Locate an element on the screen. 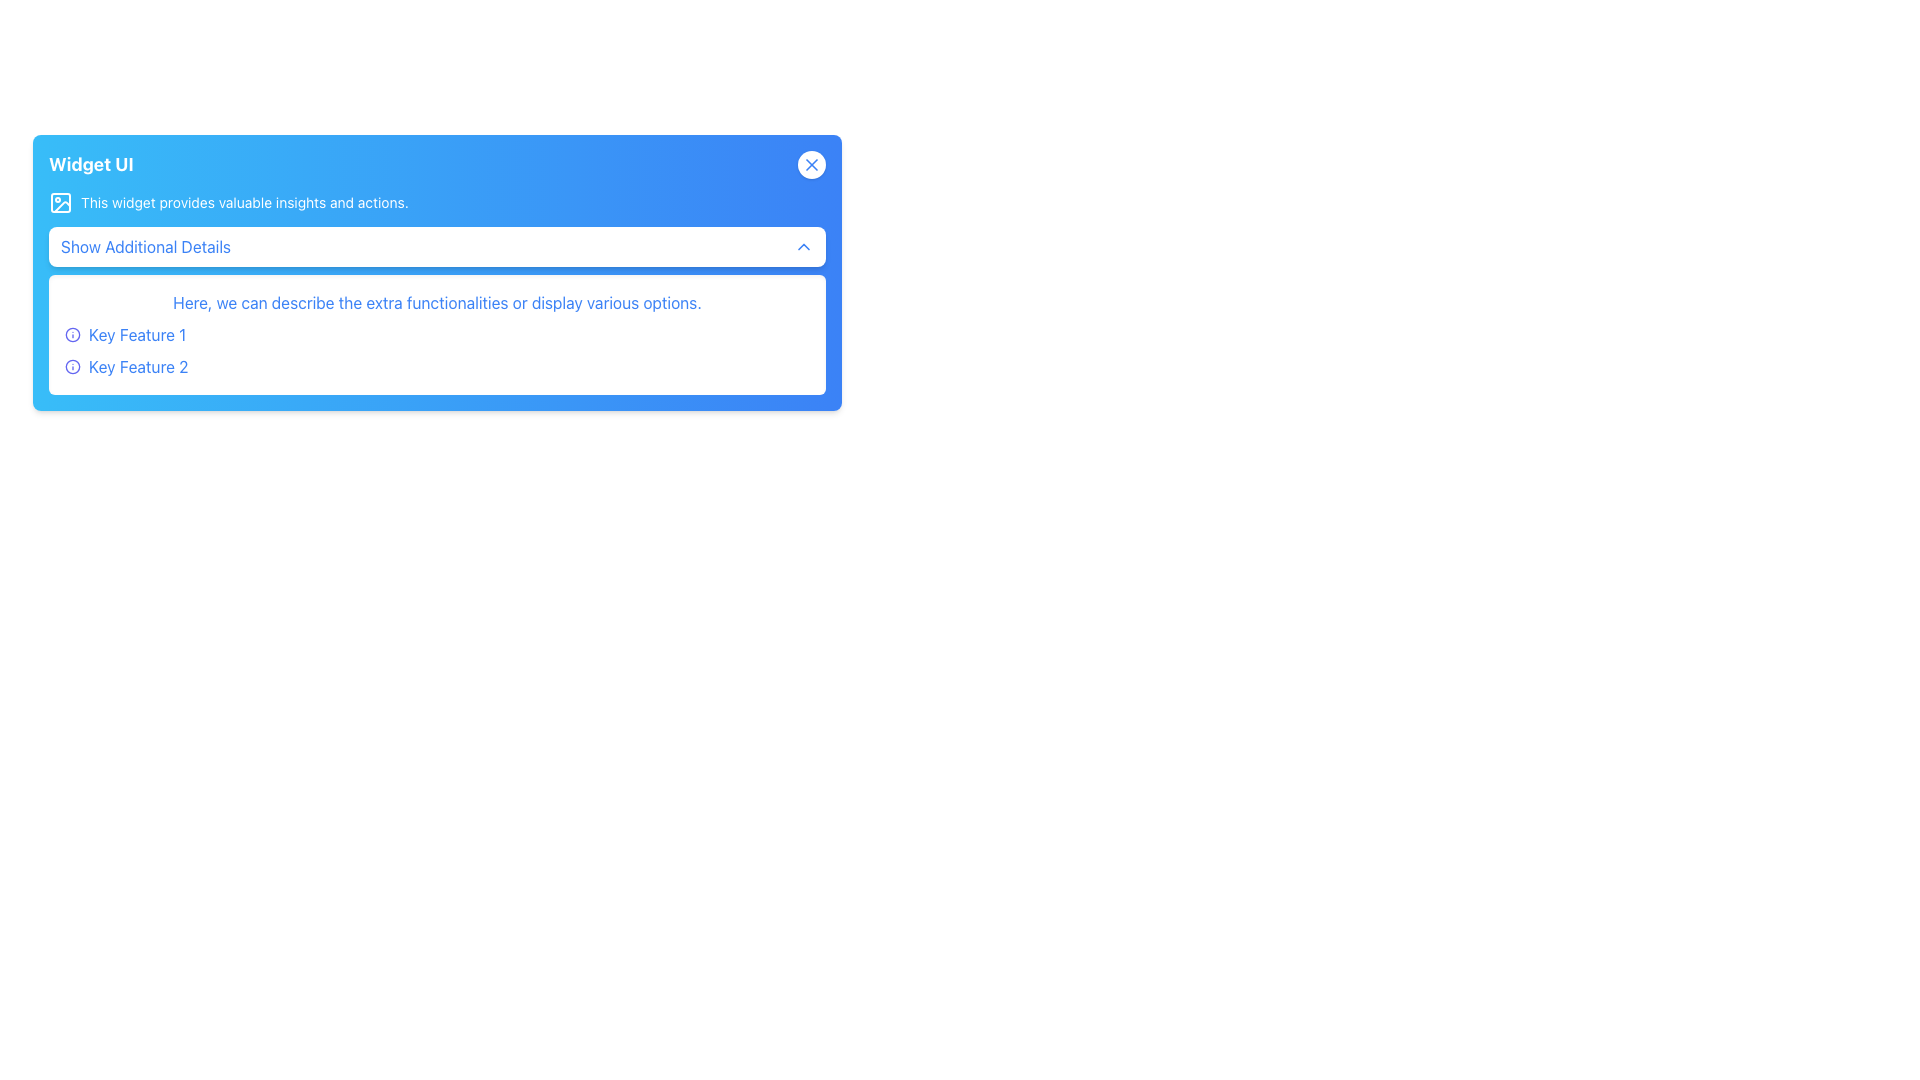 The height and width of the screenshot is (1080, 1920). the icon located on the left side of the text 'This widget provides valuable insights and actions.' in the header section of the widget is located at coordinates (61, 203).